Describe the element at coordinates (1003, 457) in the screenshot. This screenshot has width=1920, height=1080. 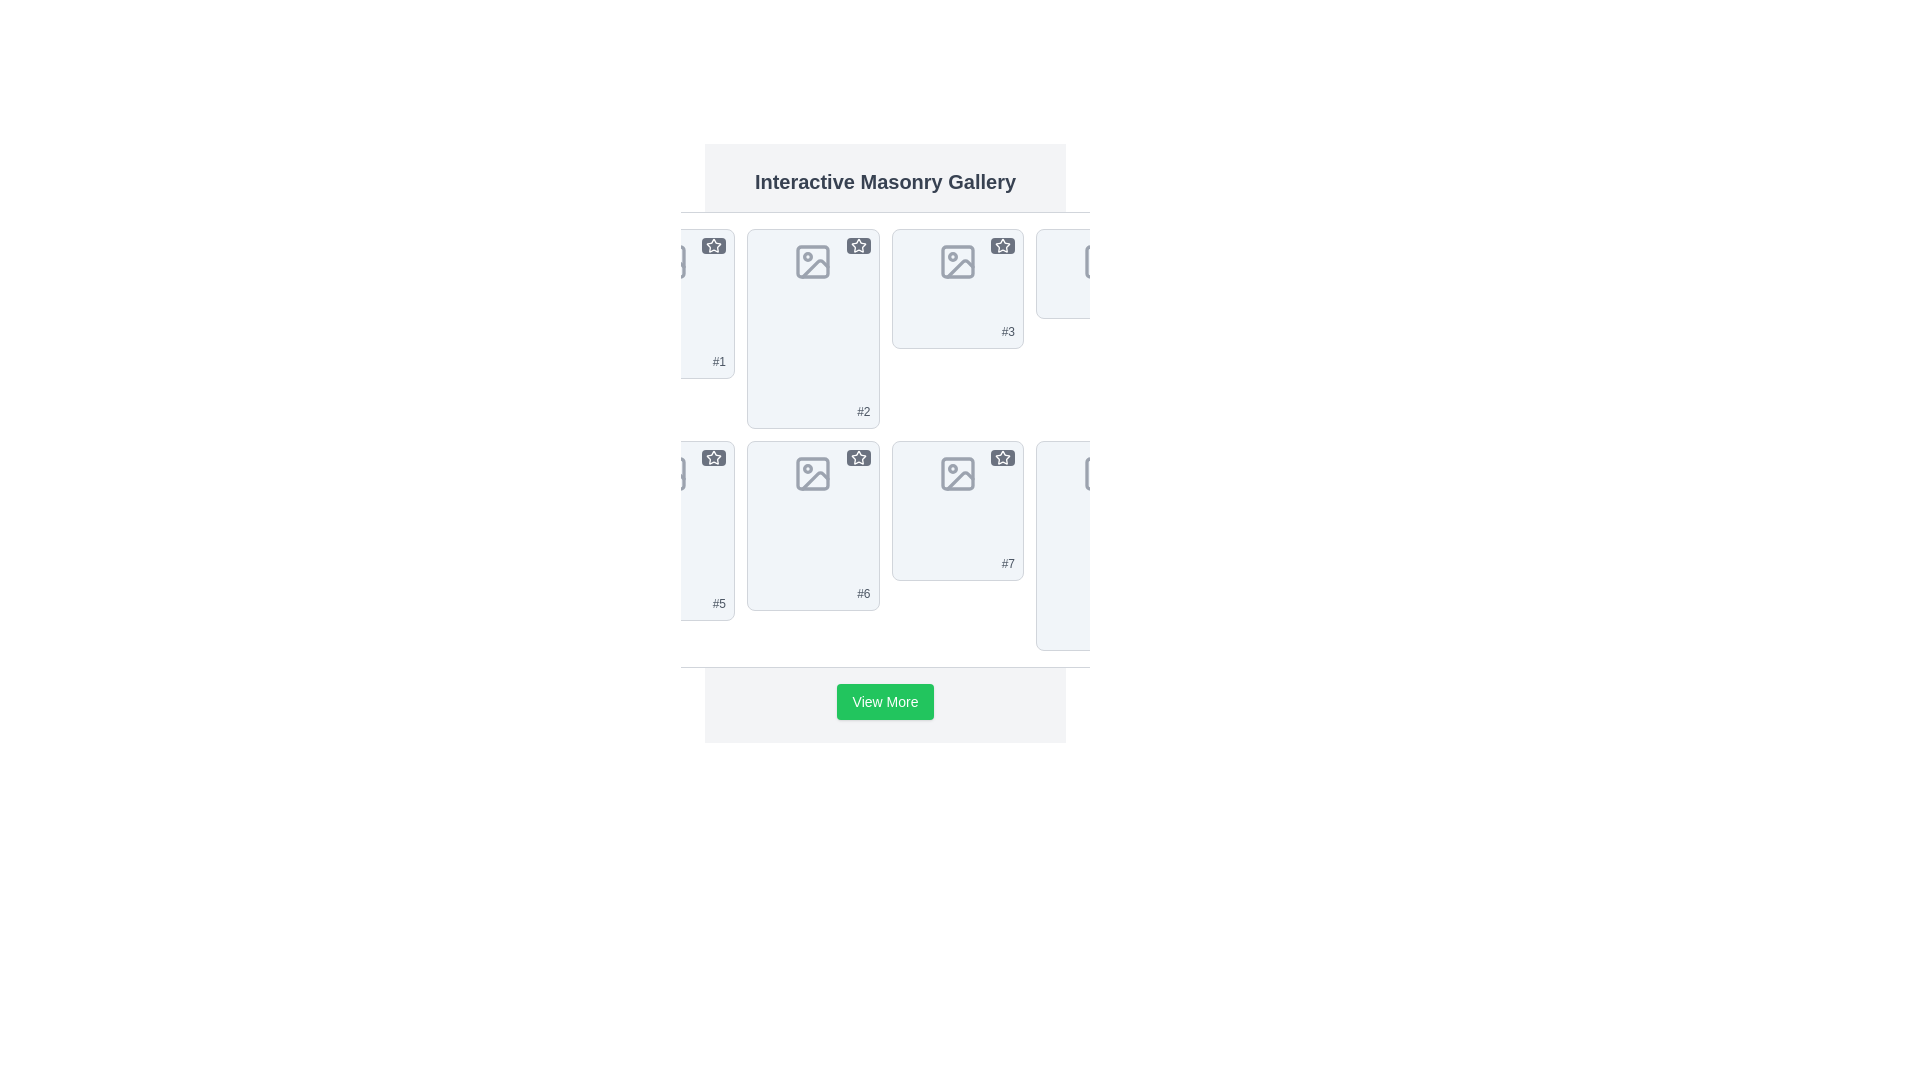
I see `the star-shaped graphic icon located at the top right corner of card #7 in the UI, which is used for marking, favoriting, or tagging the associated item` at that location.